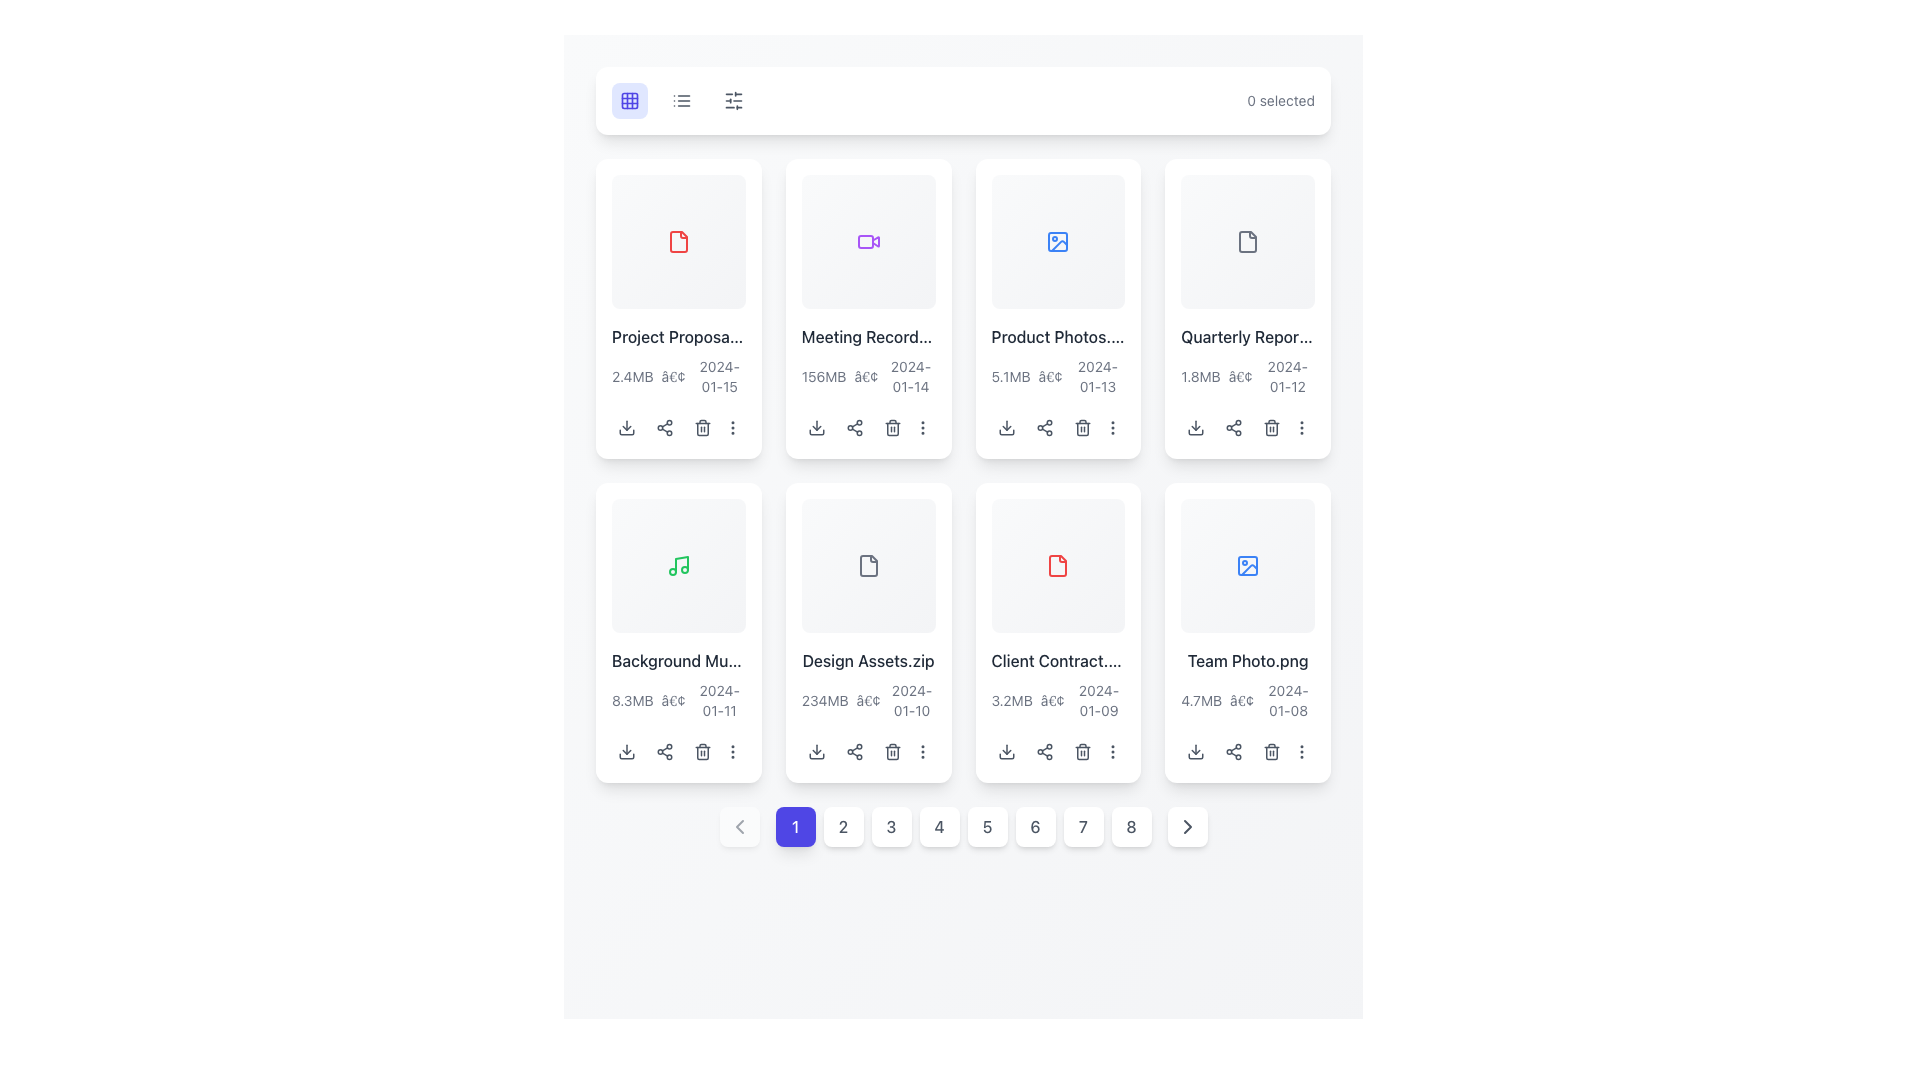 The width and height of the screenshot is (1920, 1080). I want to click on the selectable file card for 'Product Photos.jpg', located in the top-right corner of the first row of the grid, so click(1057, 308).